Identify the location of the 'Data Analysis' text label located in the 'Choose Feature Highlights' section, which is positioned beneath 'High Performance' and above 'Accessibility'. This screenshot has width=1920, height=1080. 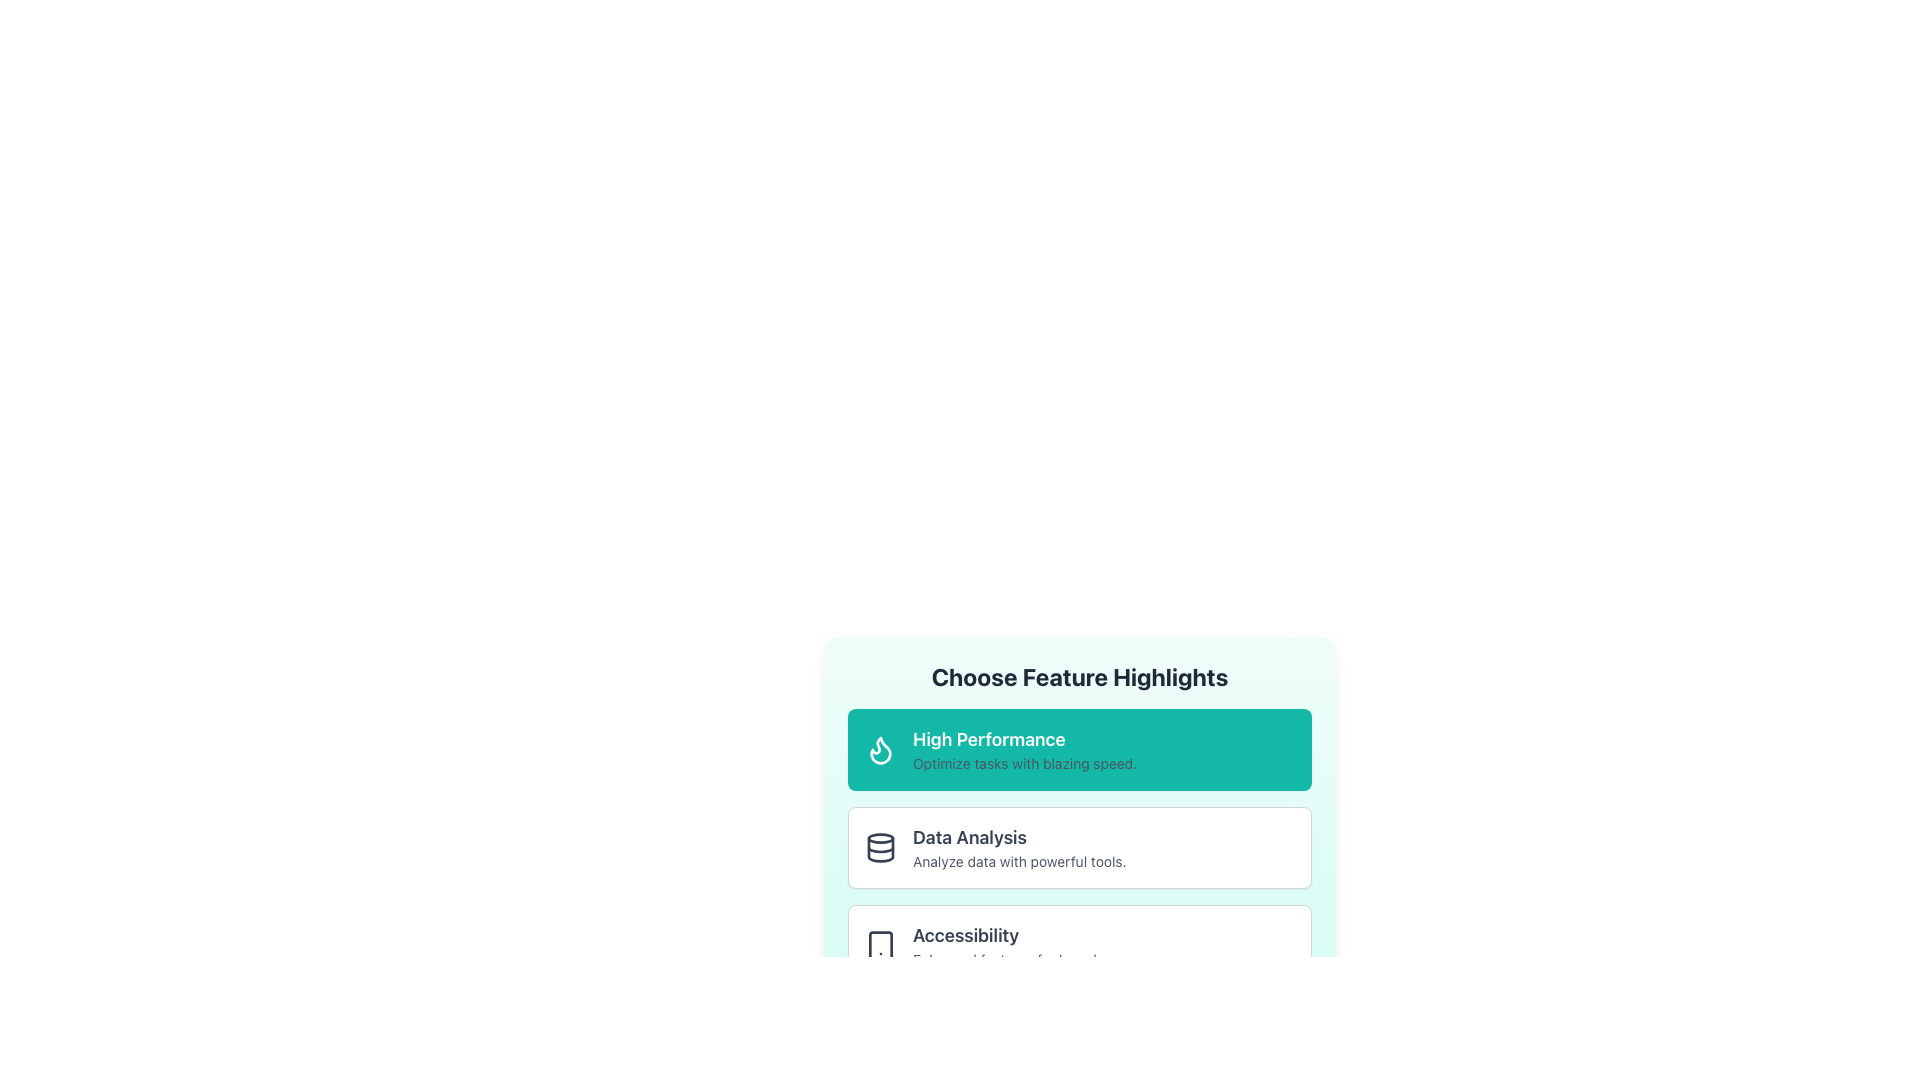
(1019, 837).